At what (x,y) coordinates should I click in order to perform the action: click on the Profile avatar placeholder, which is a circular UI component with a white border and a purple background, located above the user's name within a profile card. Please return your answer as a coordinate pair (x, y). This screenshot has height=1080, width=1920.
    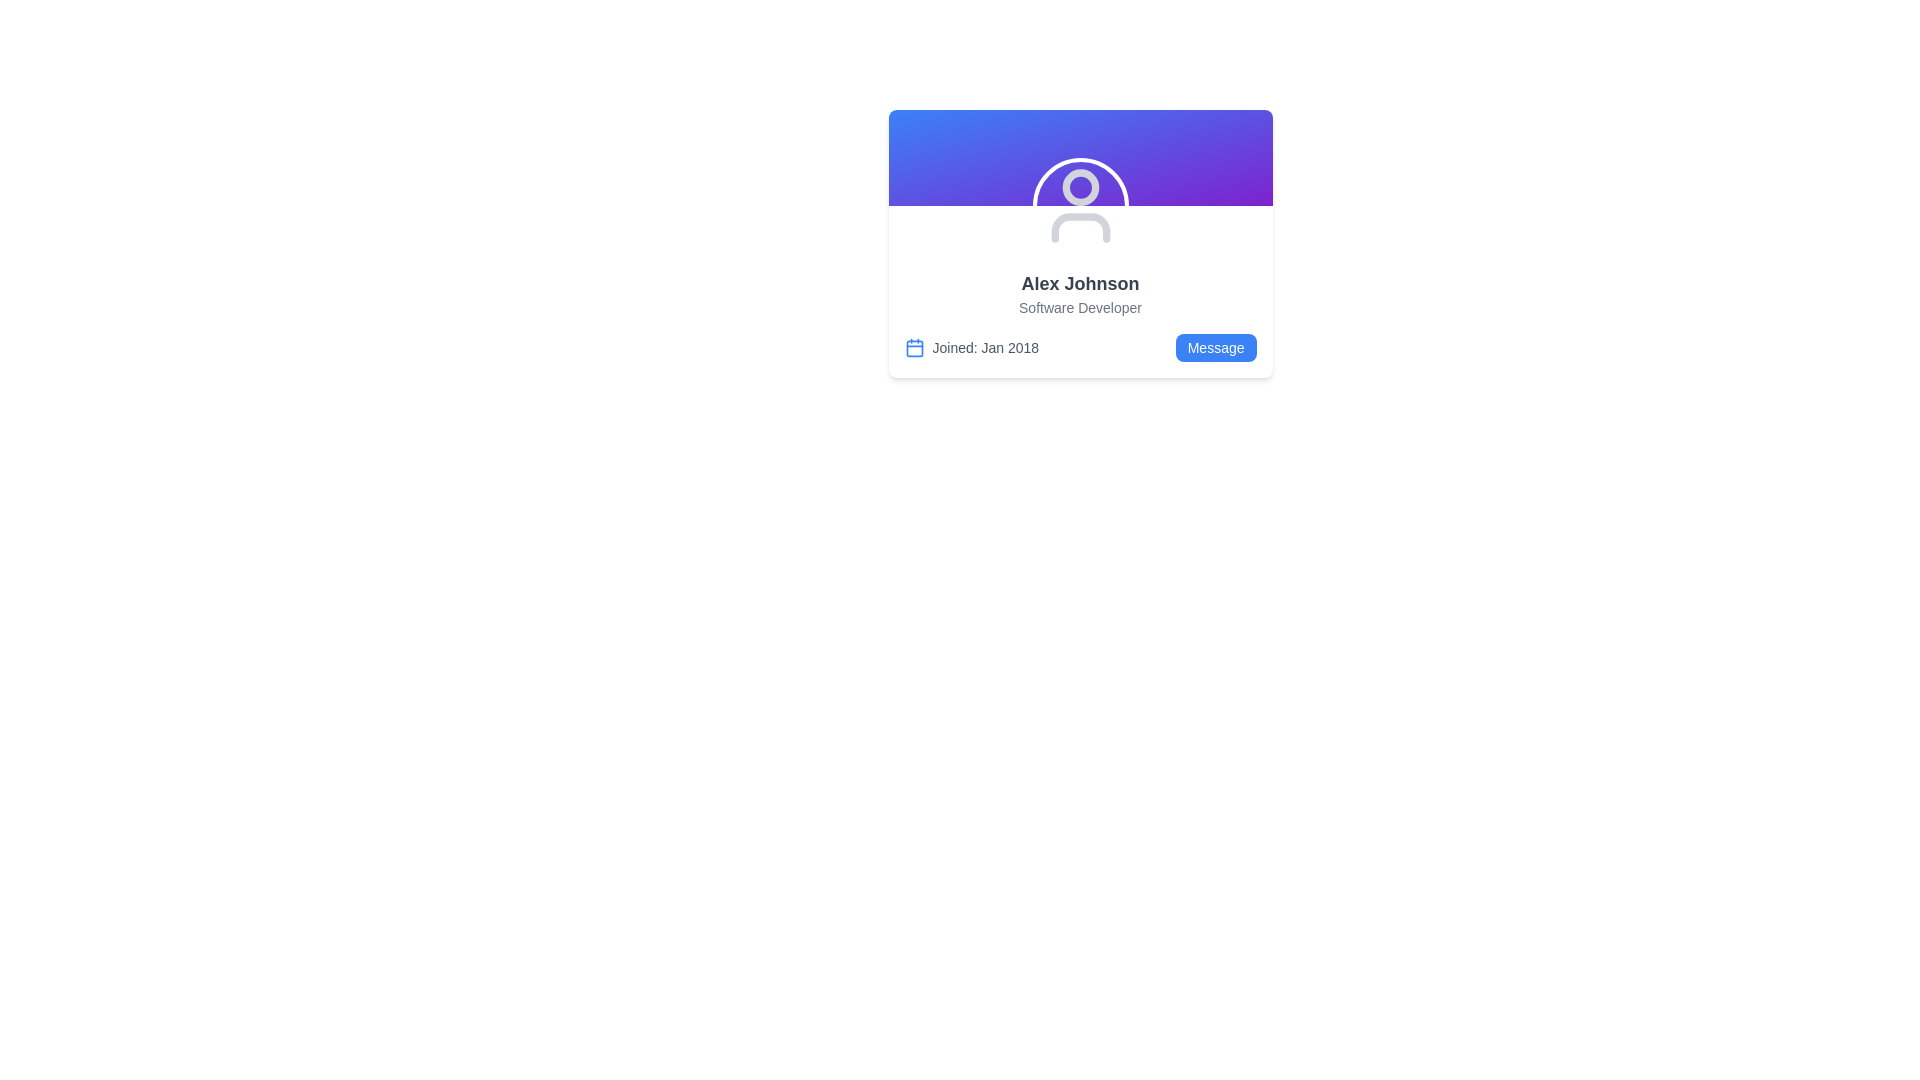
    Looking at the image, I should click on (1079, 205).